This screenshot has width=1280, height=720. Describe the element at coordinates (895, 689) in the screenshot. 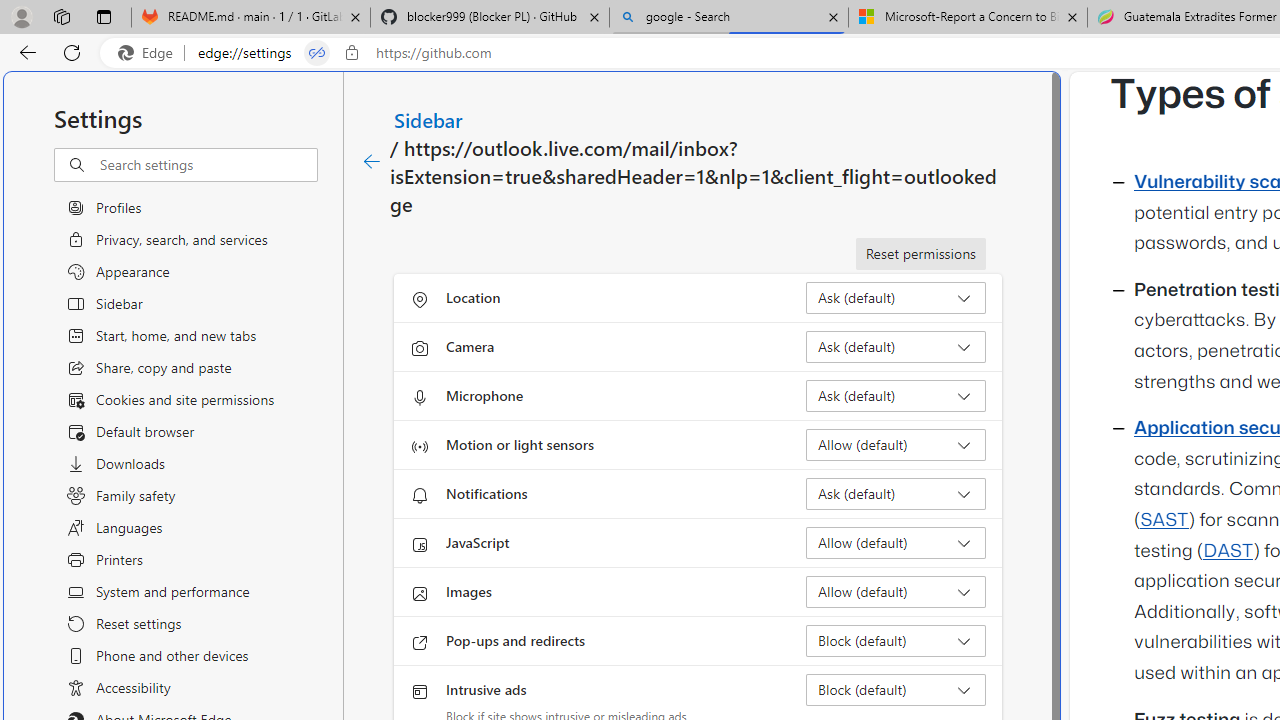

I see `'Intrusive ads Block (default)'` at that location.